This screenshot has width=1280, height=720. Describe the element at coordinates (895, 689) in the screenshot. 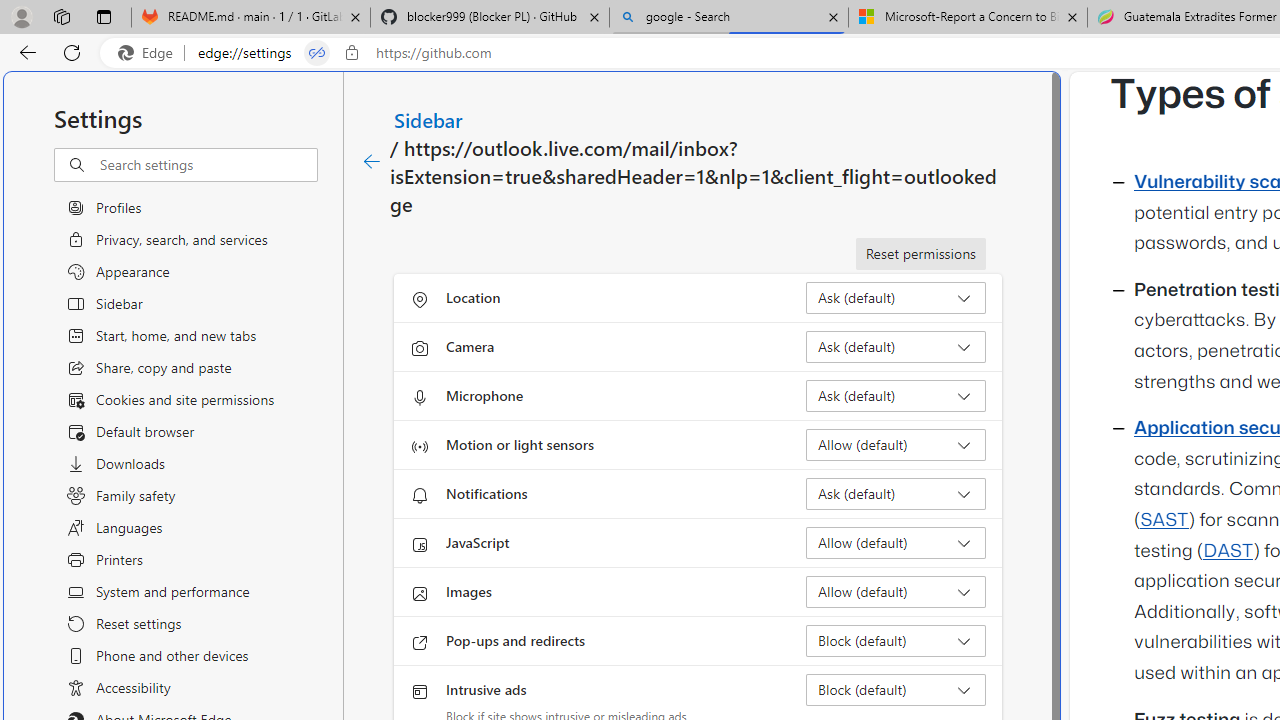

I see `'Intrusive ads Block (default)'` at that location.